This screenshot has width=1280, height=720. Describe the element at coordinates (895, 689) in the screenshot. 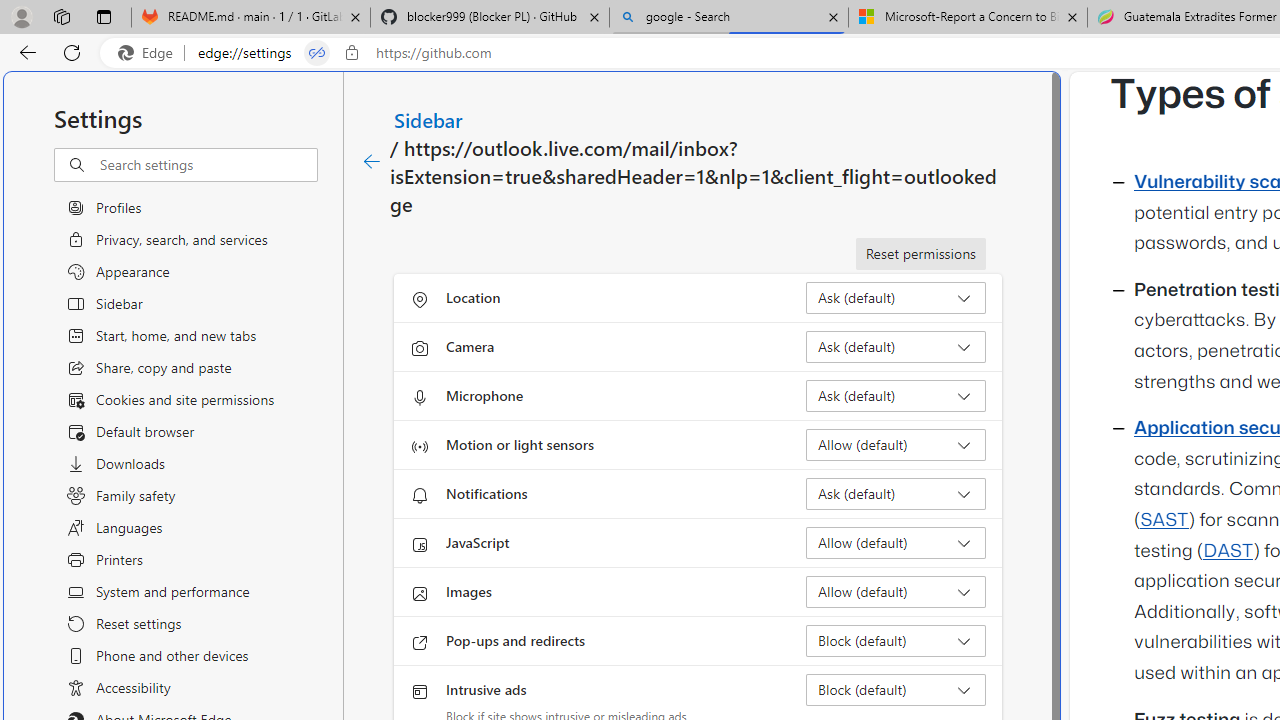

I see `'Intrusive ads Block (default)'` at that location.